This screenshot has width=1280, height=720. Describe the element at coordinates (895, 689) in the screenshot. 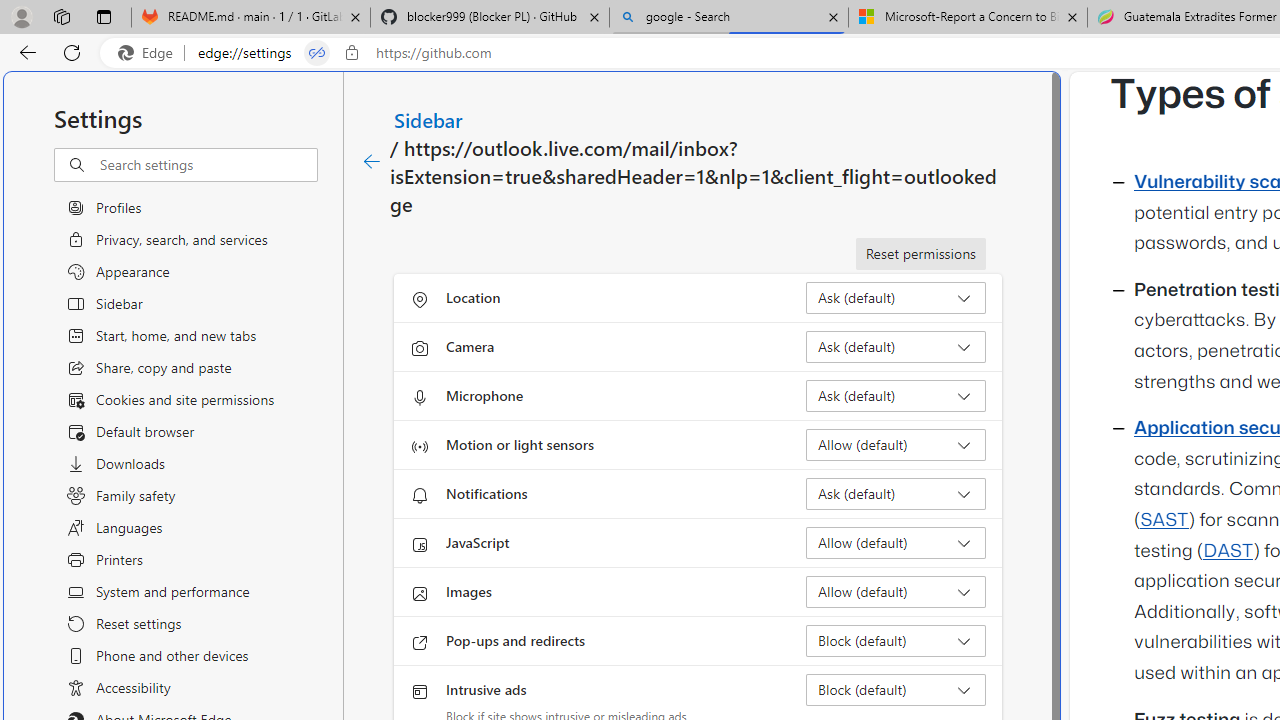

I see `'Intrusive ads Block (default)'` at that location.